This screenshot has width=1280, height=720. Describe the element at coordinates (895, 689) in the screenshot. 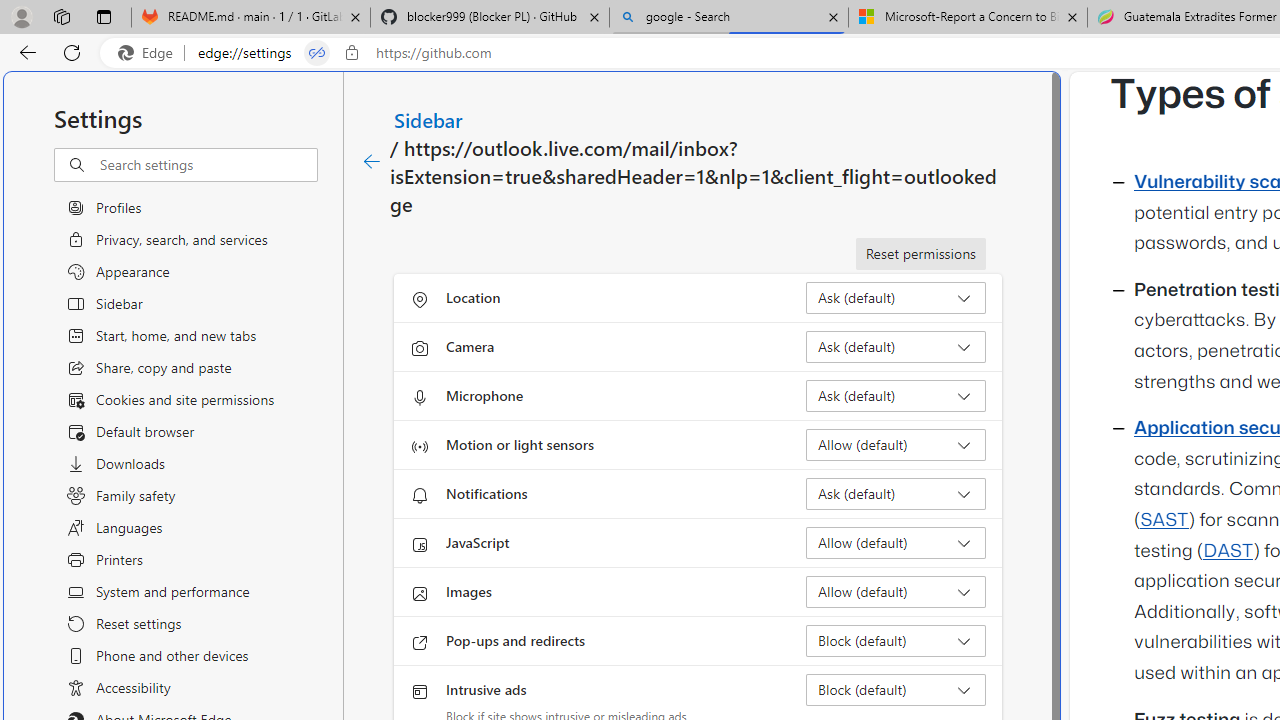

I see `'Intrusive ads Block (default)'` at that location.